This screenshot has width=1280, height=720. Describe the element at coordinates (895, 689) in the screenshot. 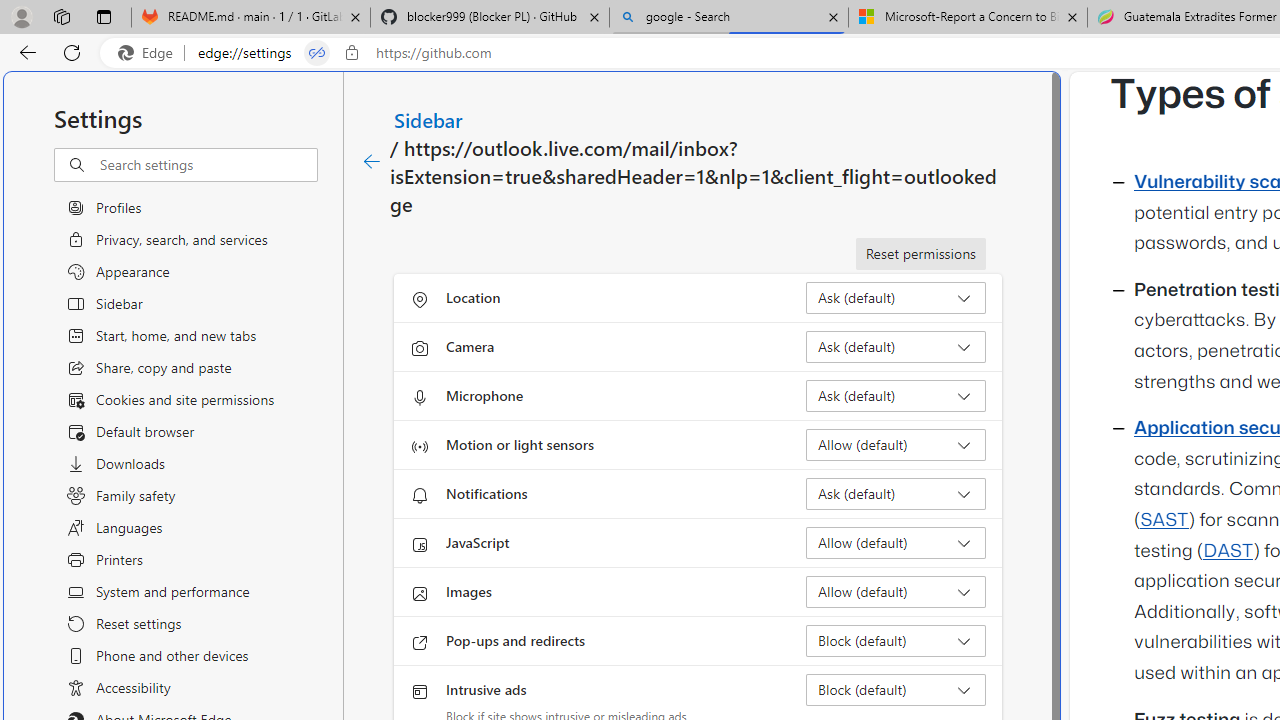

I see `'Intrusive ads Block (default)'` at that location.